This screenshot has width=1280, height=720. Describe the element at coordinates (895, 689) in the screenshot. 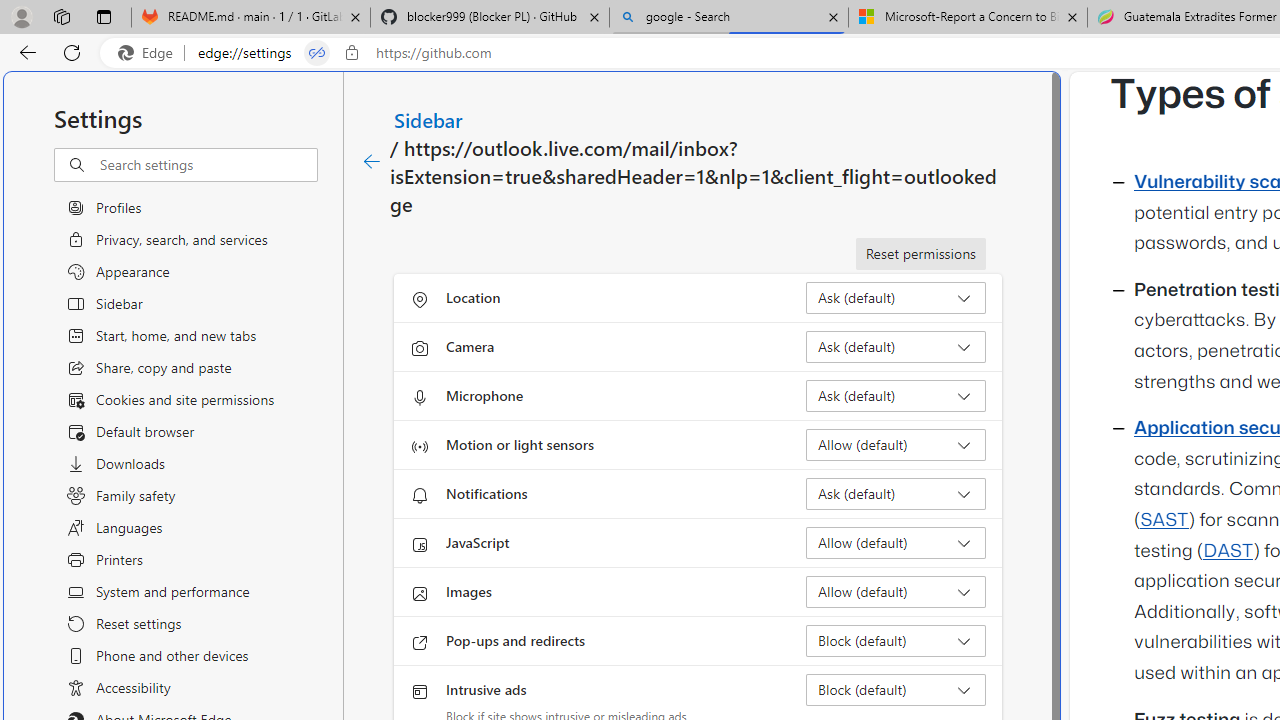

I see `'Intrusive ads Block (default)'` at that location.